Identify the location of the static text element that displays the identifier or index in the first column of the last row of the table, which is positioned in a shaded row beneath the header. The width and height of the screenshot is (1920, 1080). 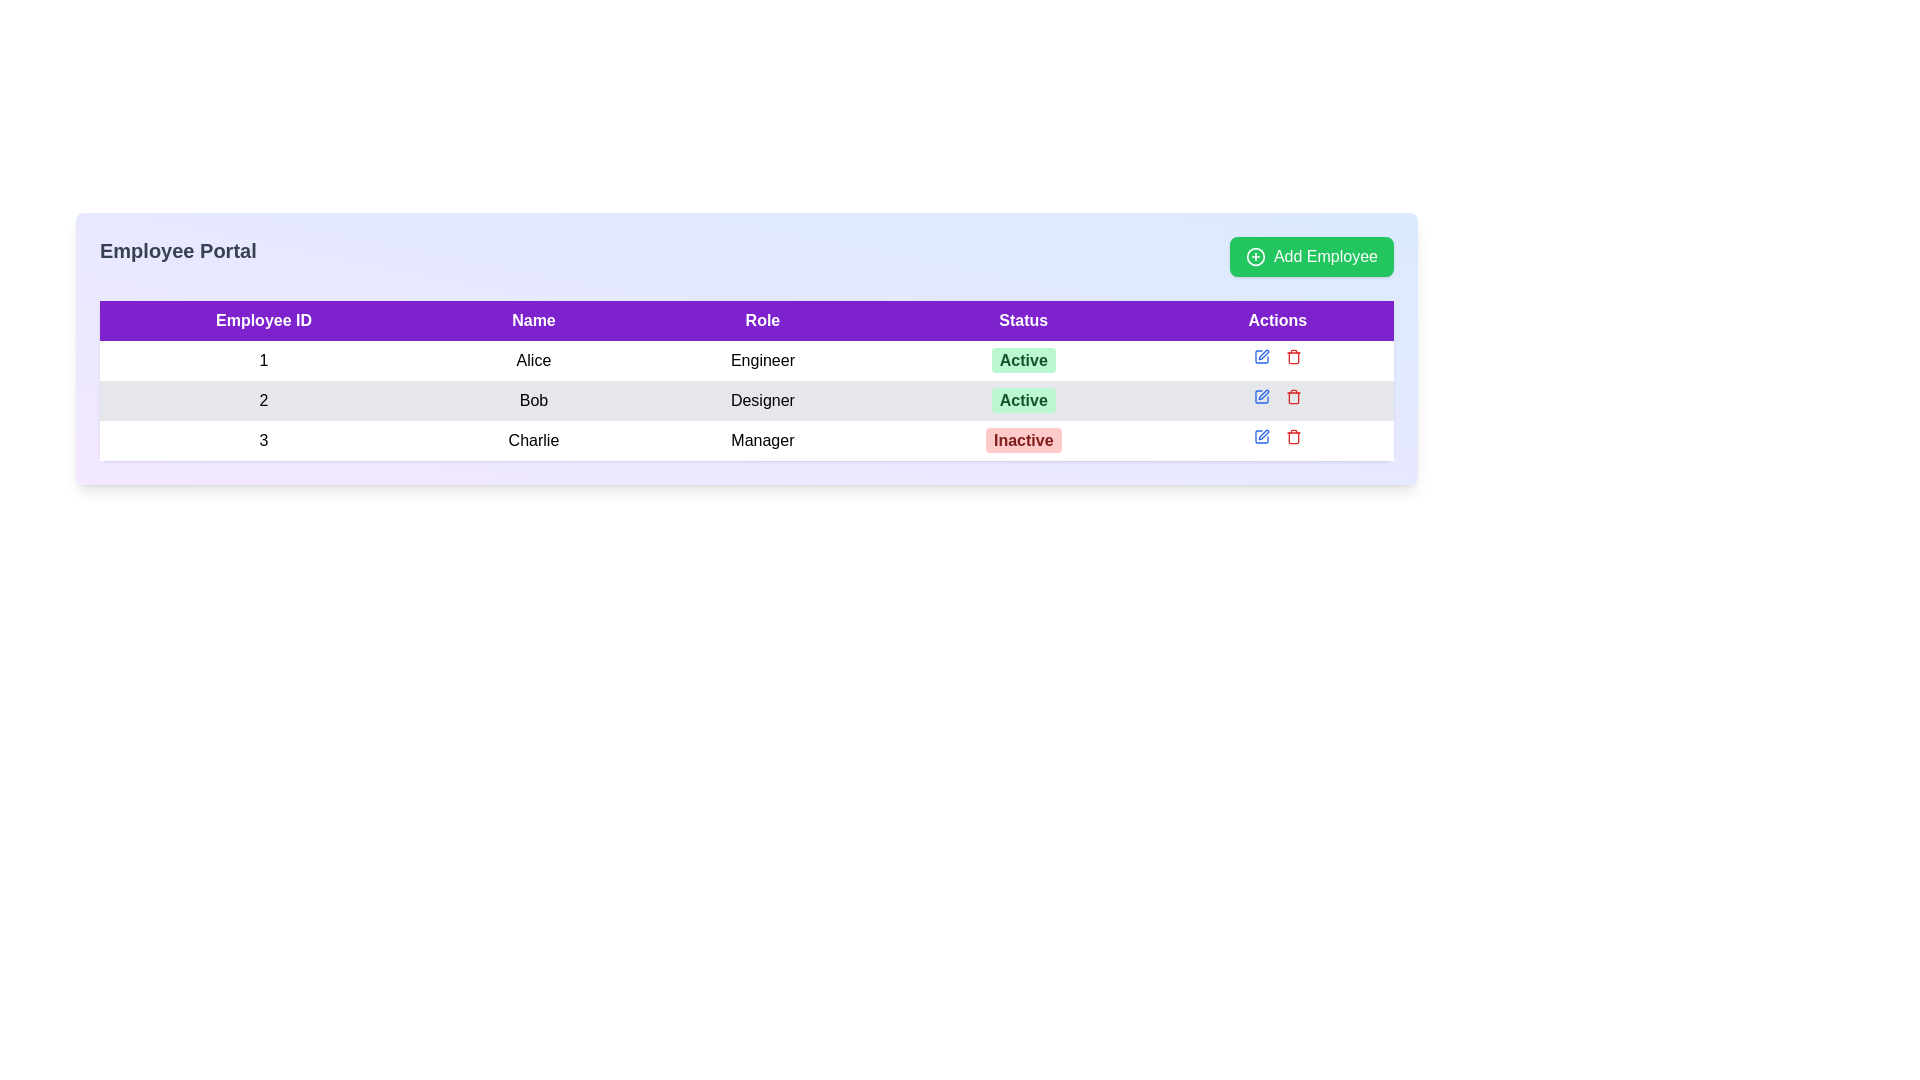
(263, 439).